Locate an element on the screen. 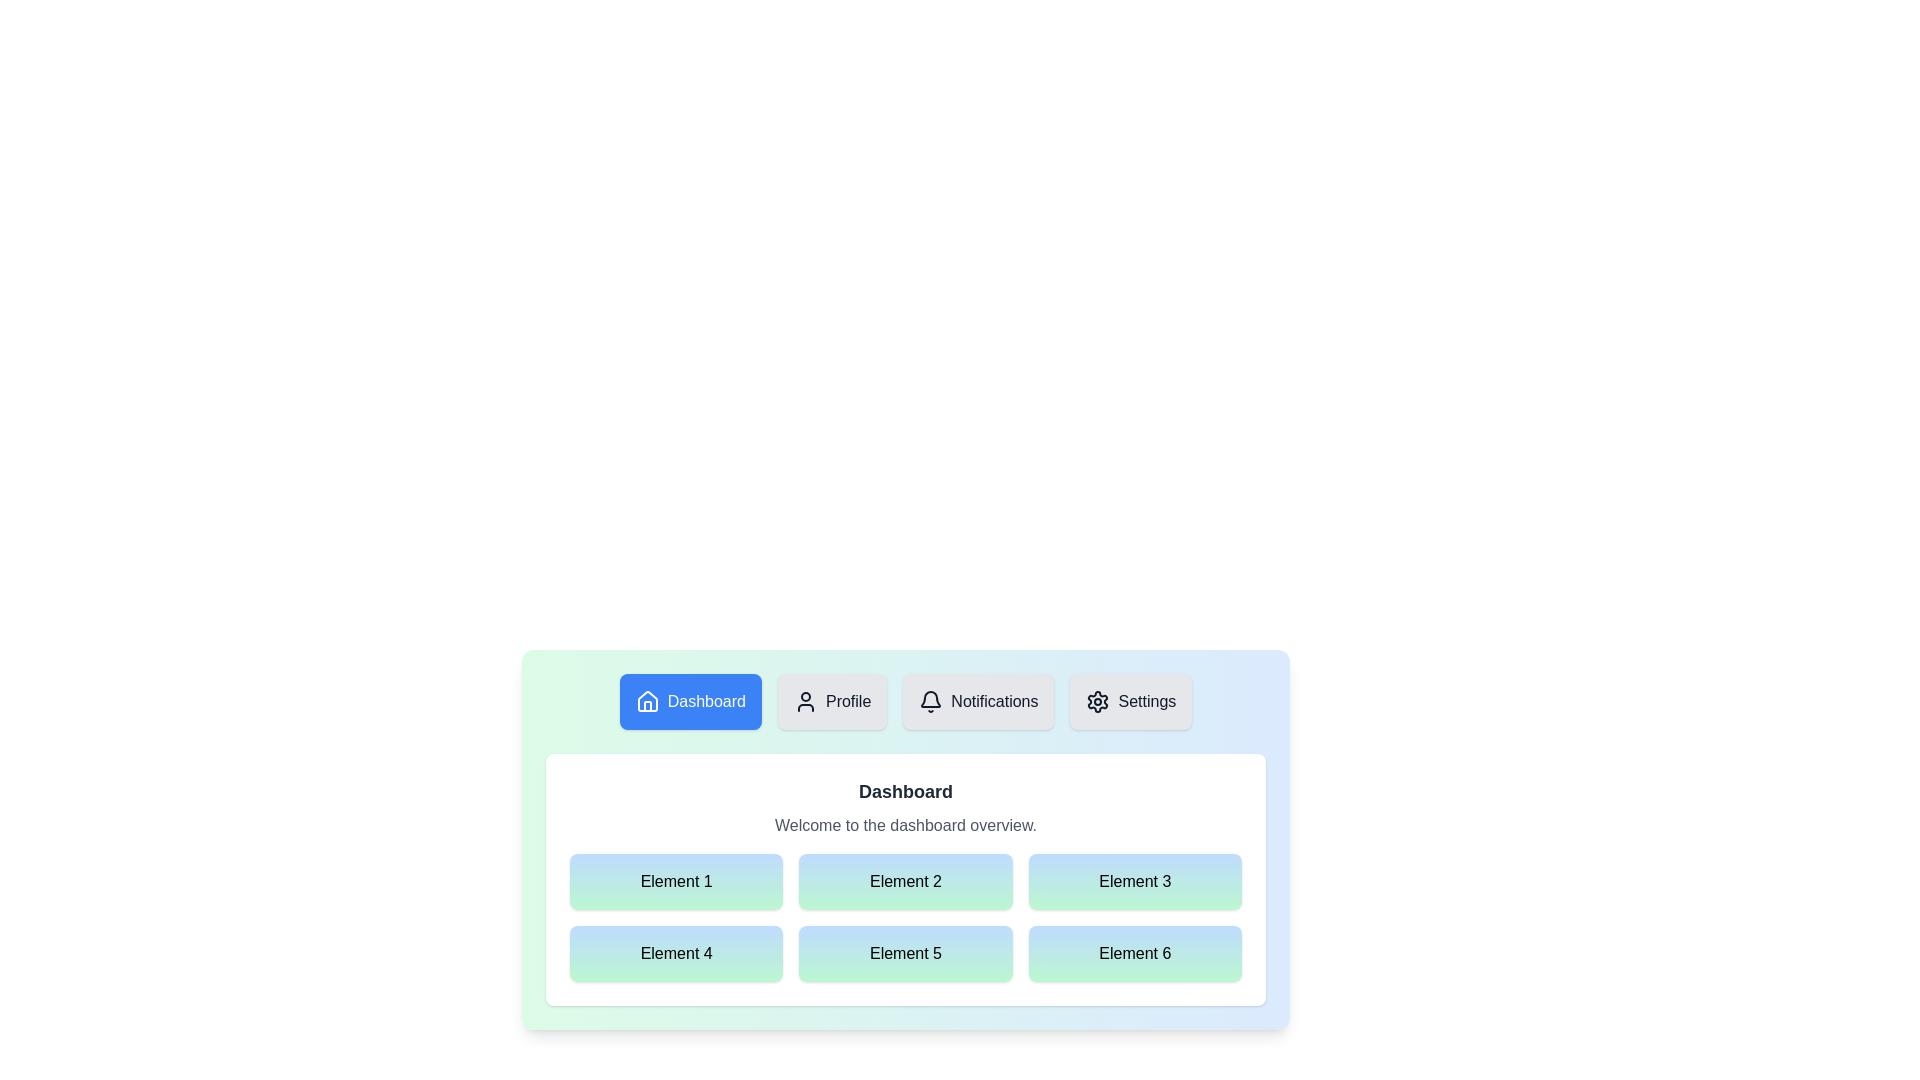  the grid element labeled Element 5 is located at coordinates (905, 952).